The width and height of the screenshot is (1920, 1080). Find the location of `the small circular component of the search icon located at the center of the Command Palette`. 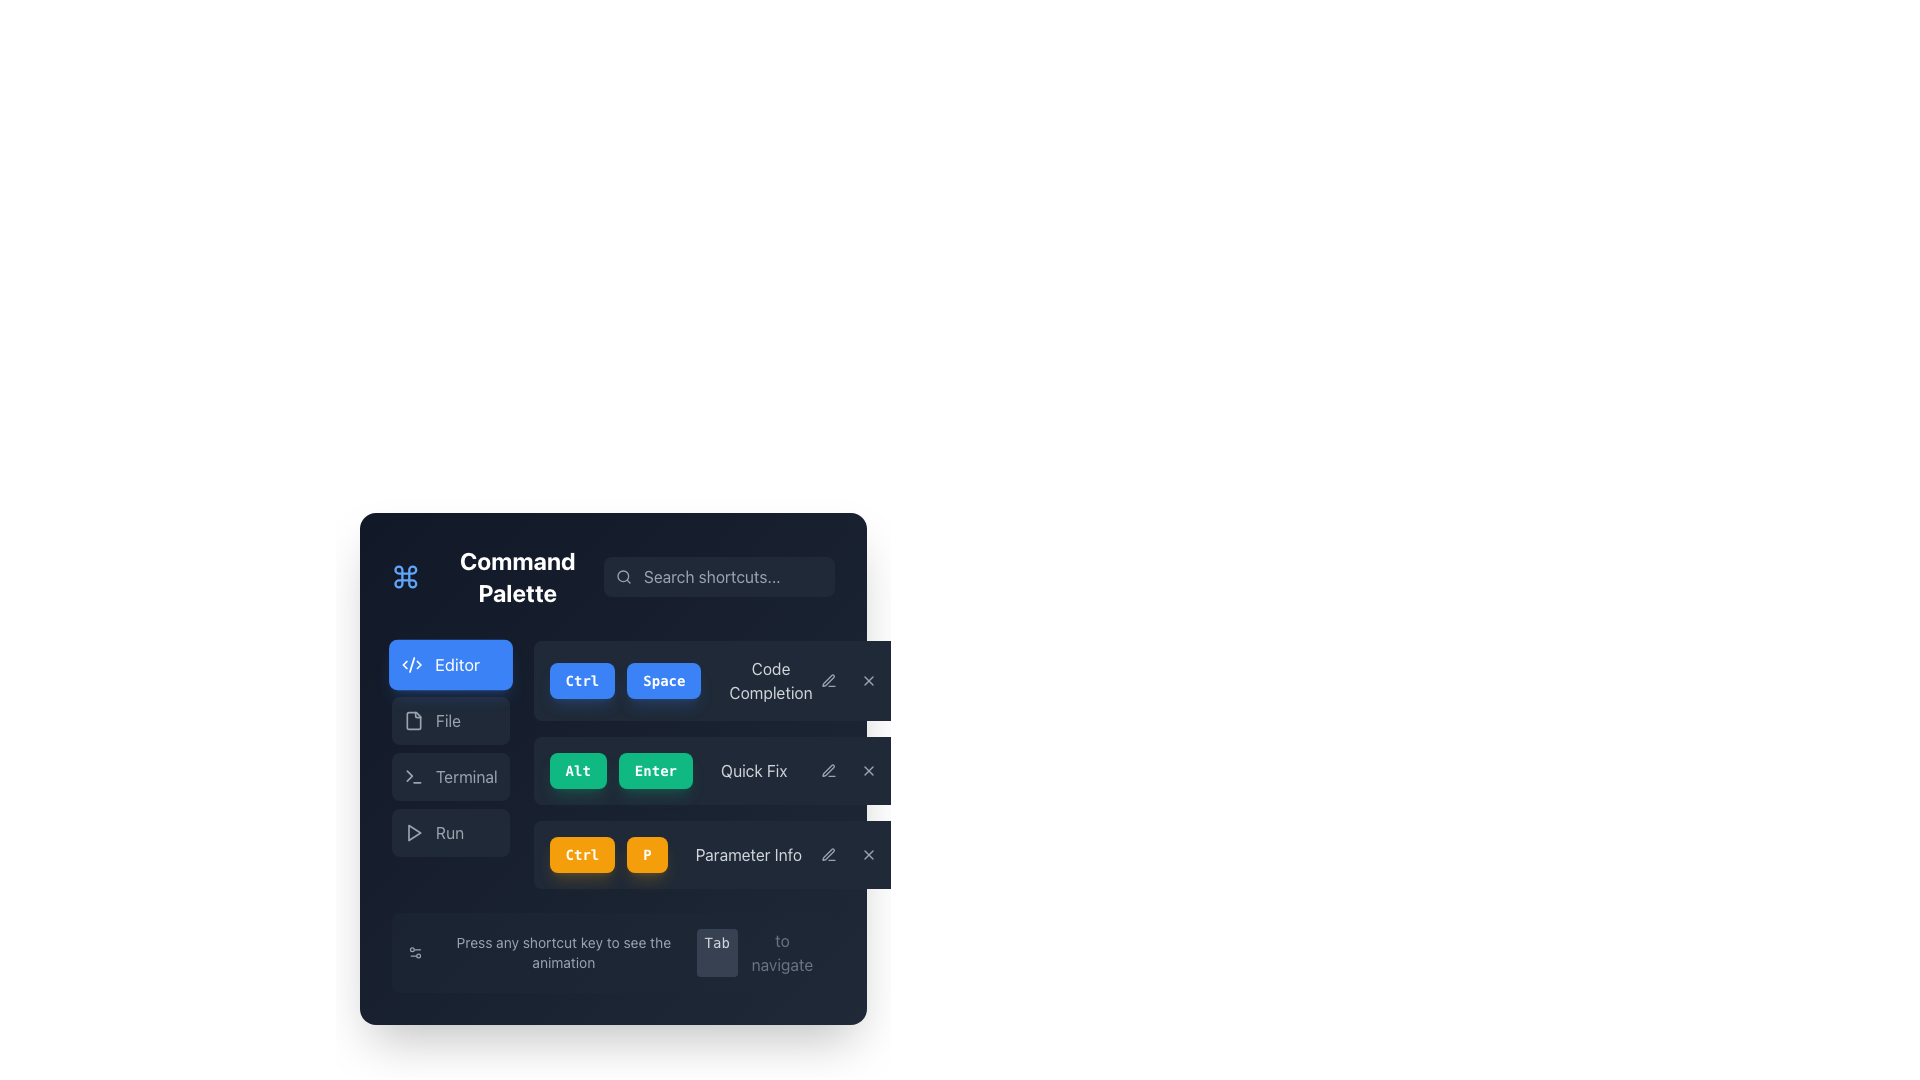

the small circular component of the search icon located at the center of the Command Palette is located at coordinates (622, 576).